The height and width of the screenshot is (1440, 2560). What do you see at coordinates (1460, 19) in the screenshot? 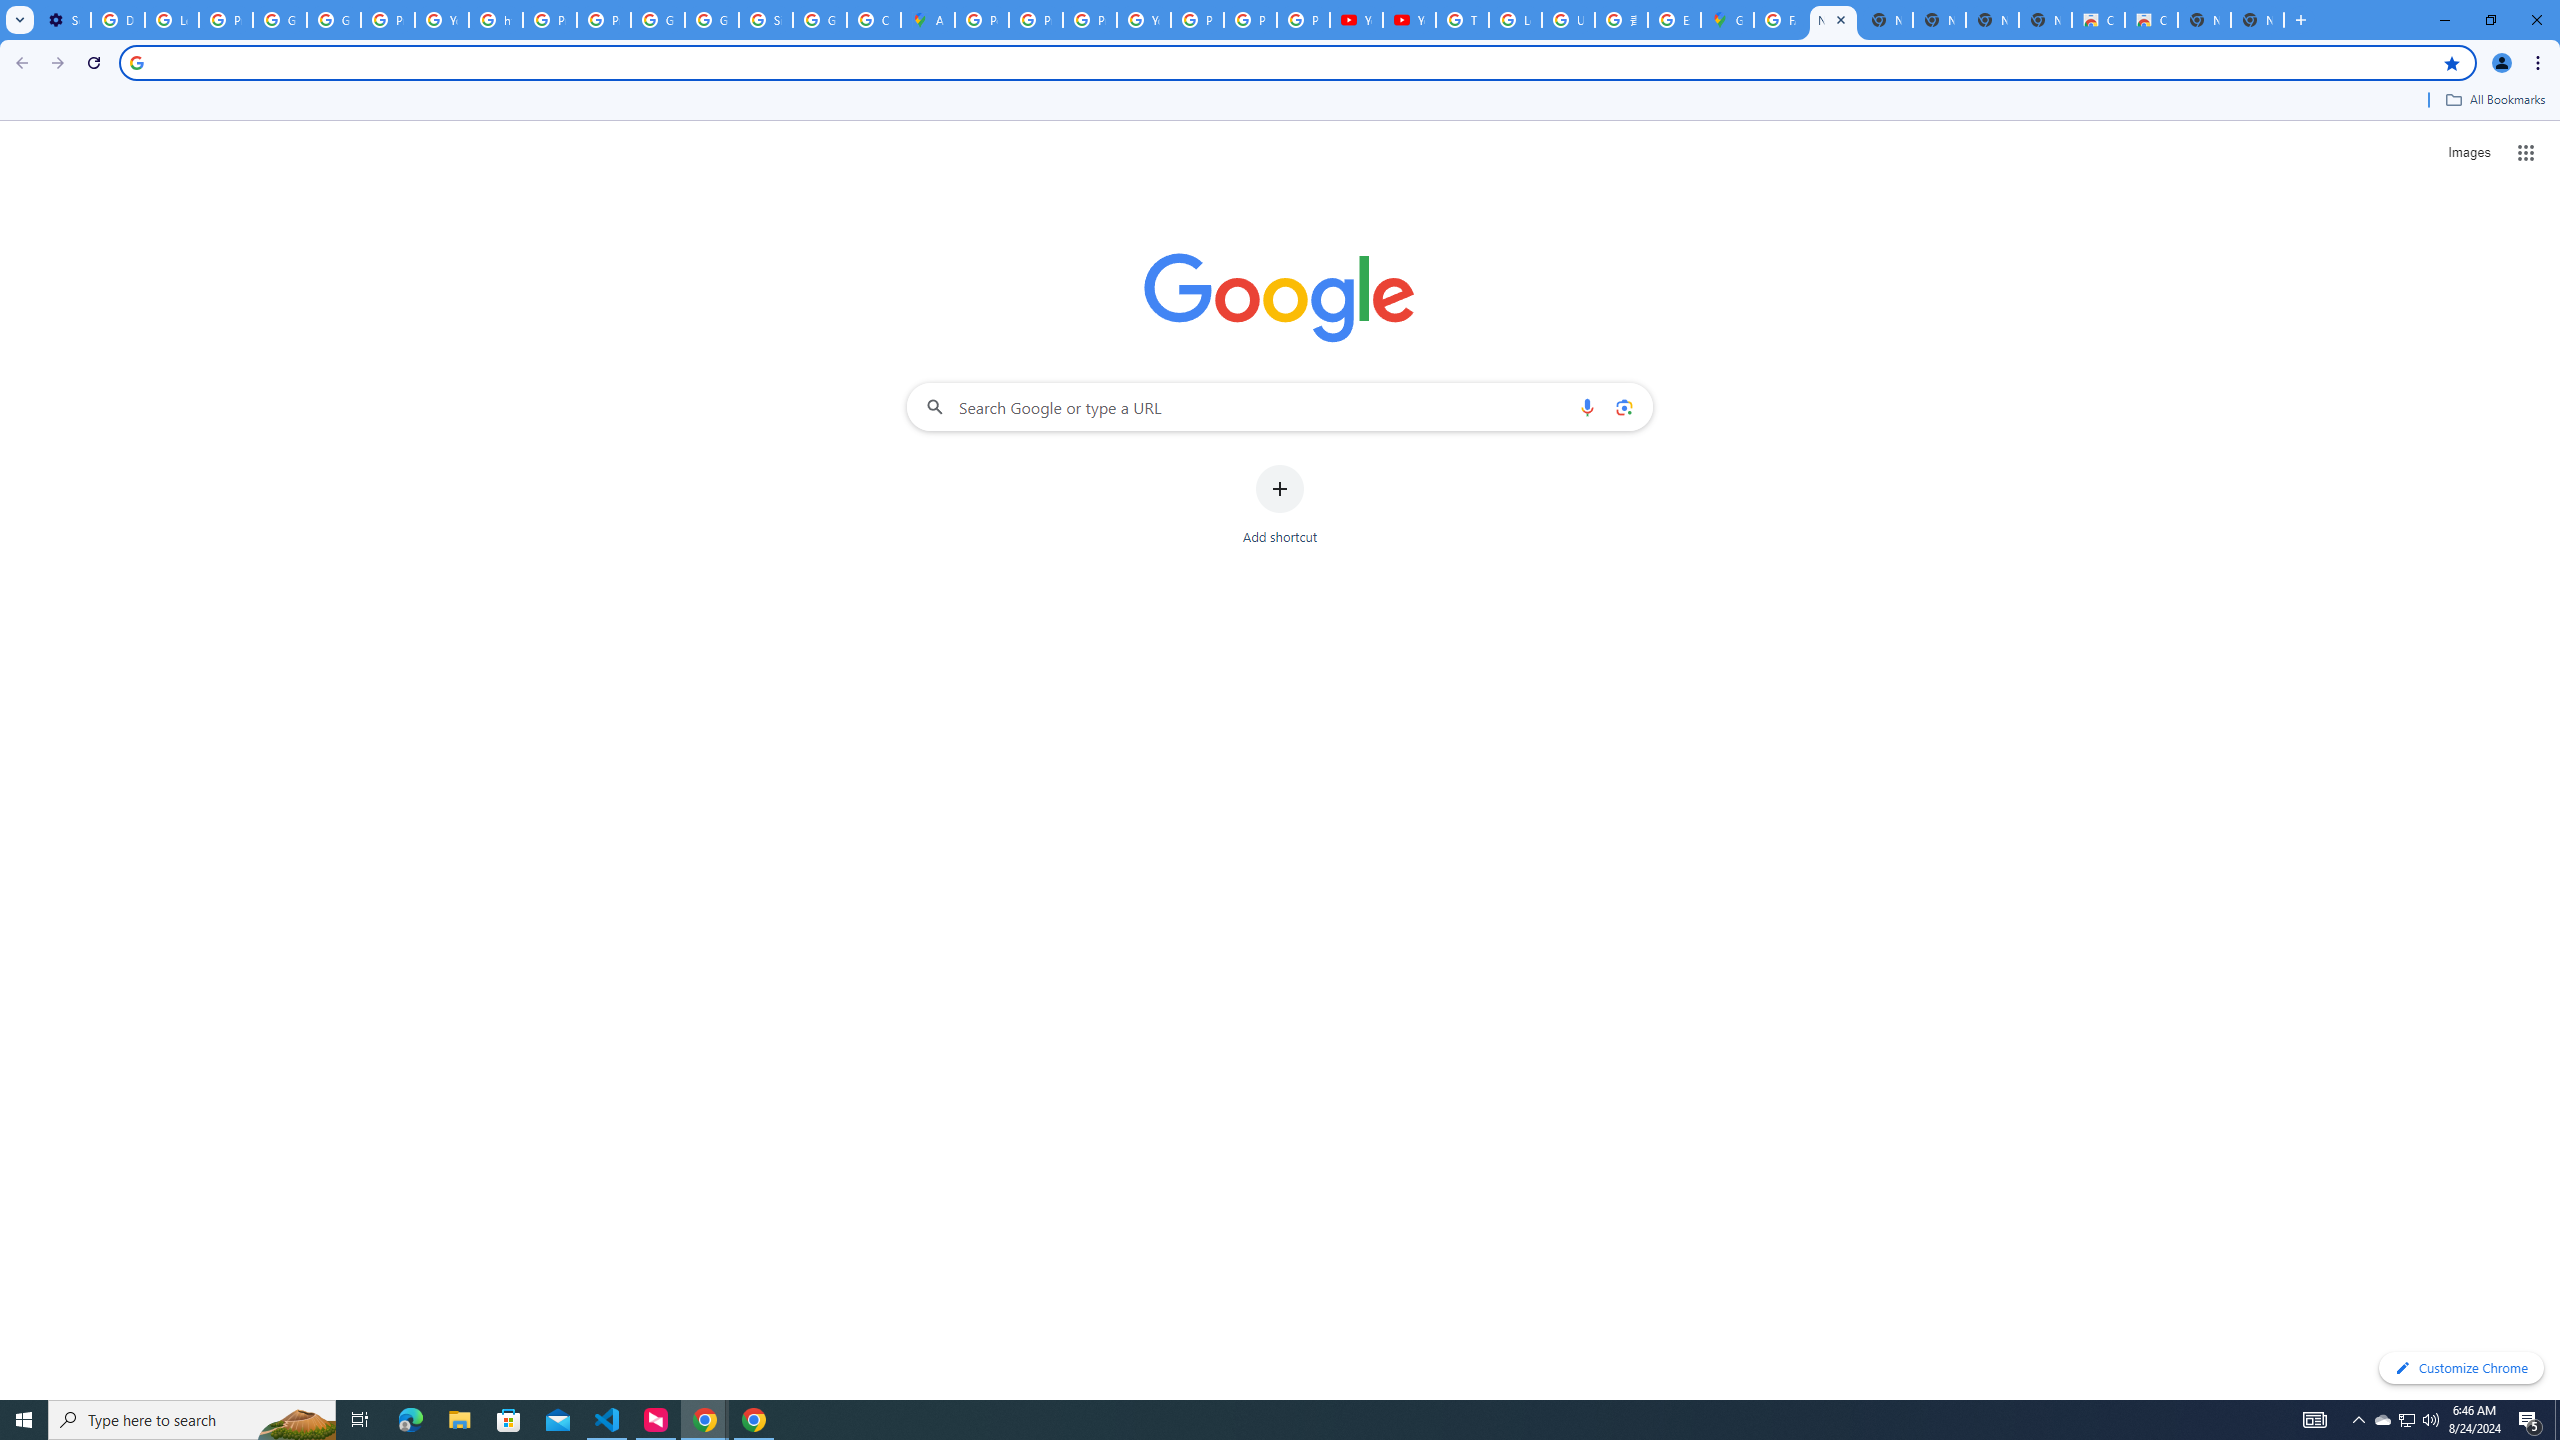
I see `'Tips & tricks for Chrome - Google Chrome Help'` at bounding box center [1460, 19].